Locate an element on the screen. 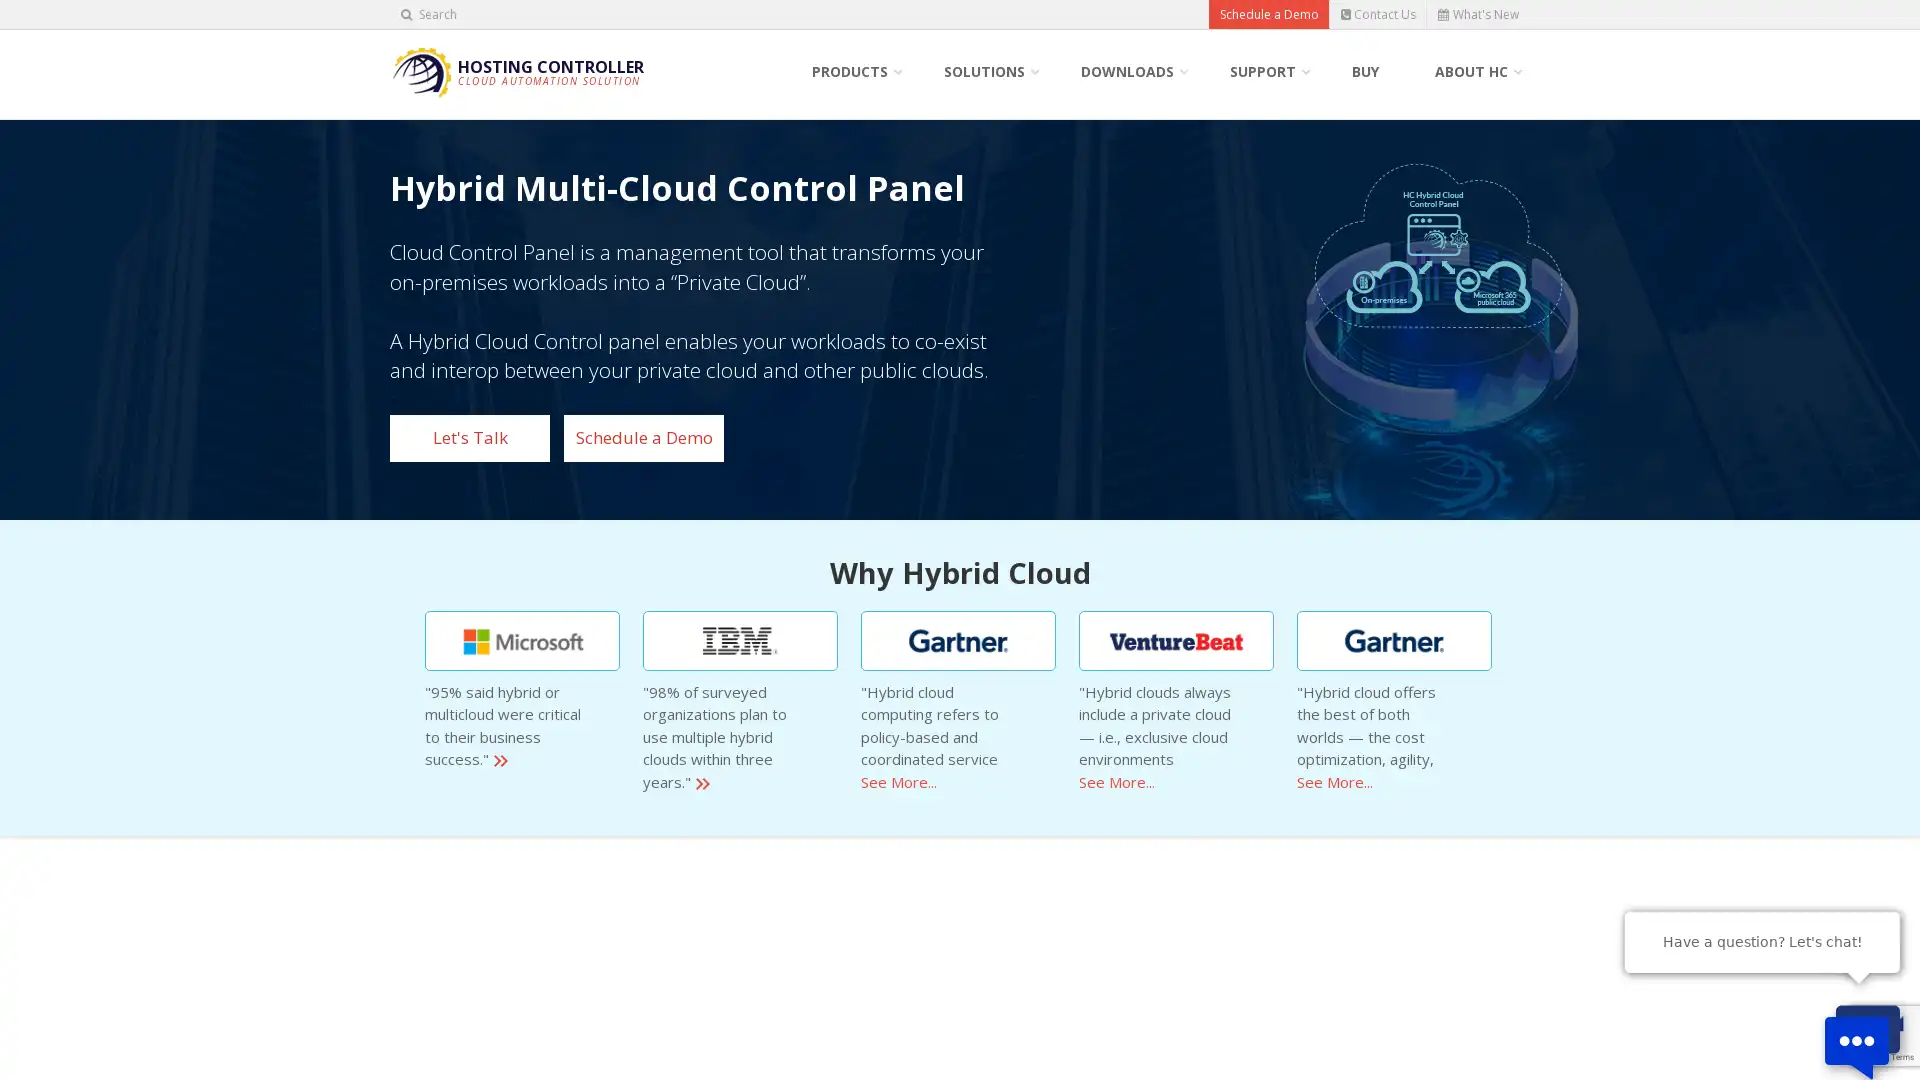 The width and height of the screenshot is (1920, 1080). Smarter With Gartner is located at coordinates (957, 640).